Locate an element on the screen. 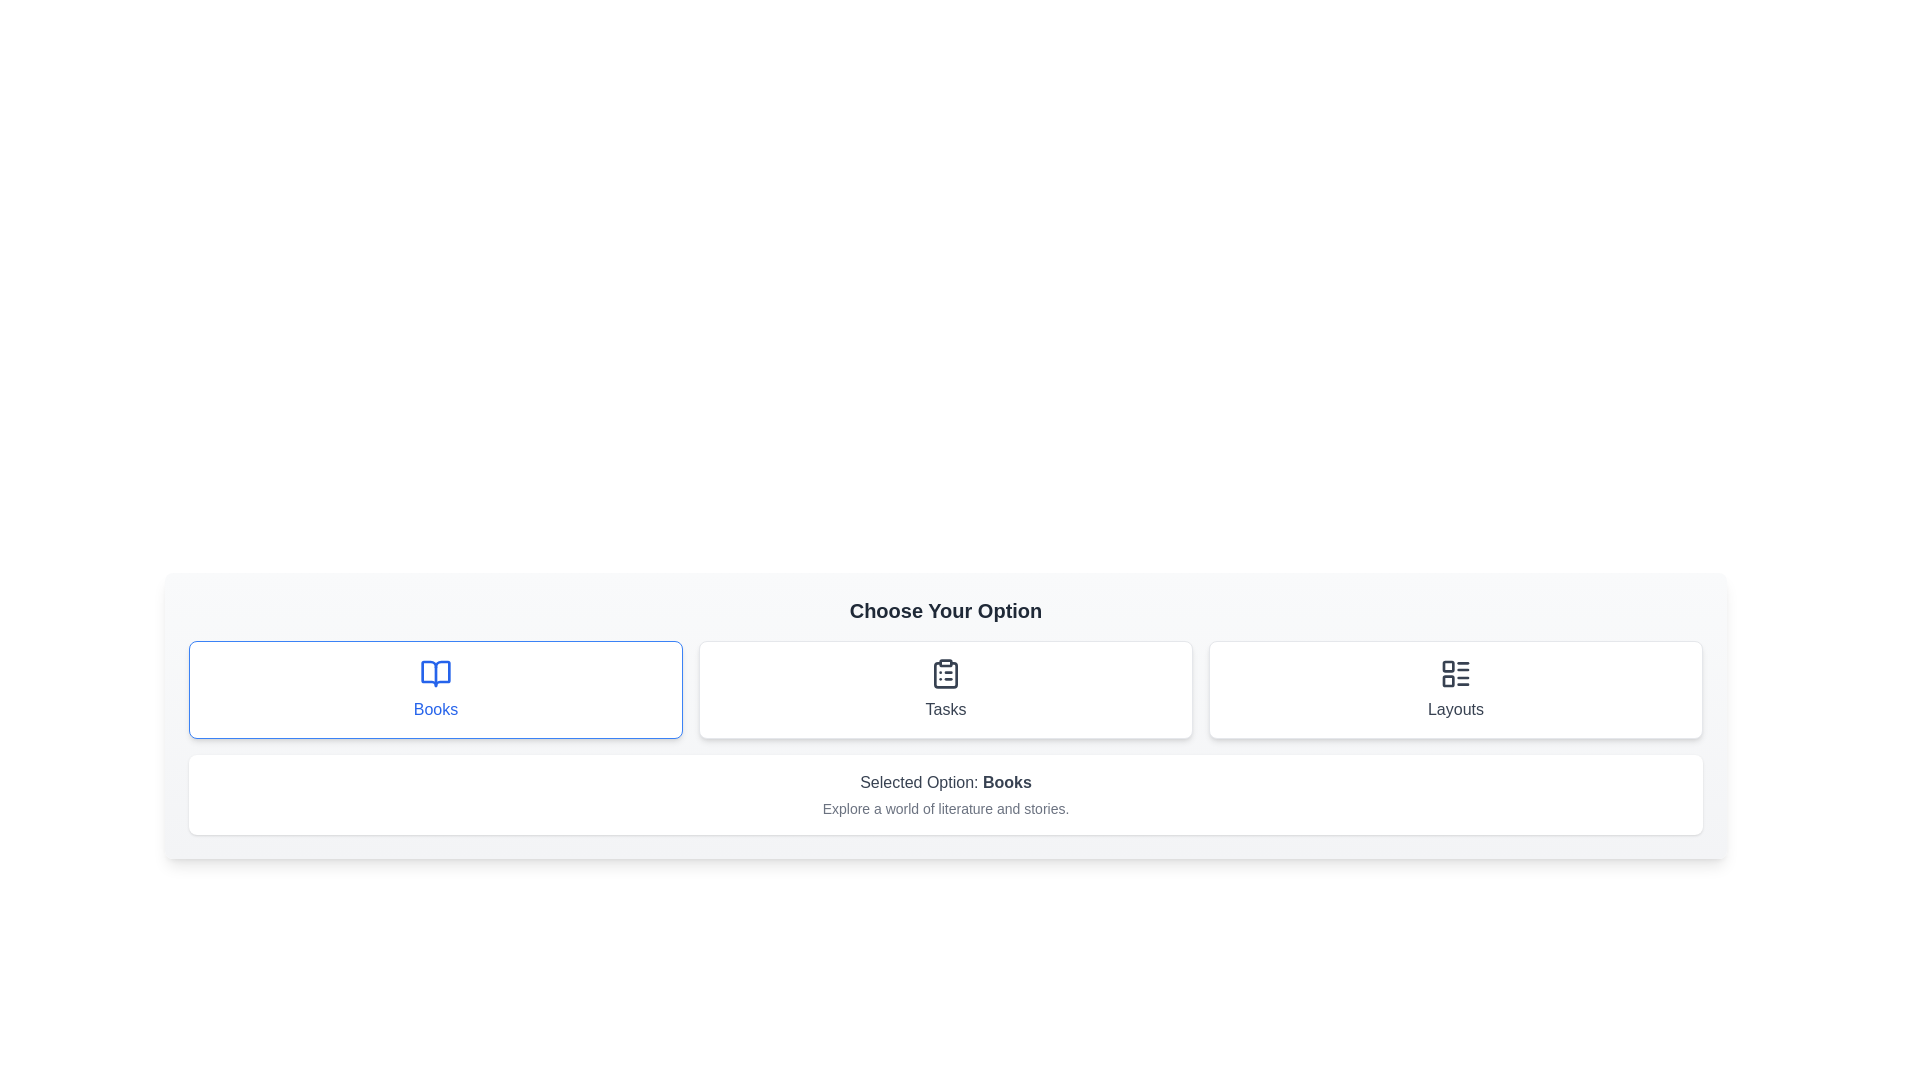  the content of the 'Books' label in the selection menu, which is centrally positioned beneath an open book icon in the leftmost card of three options is located at coordinates (435, 708).